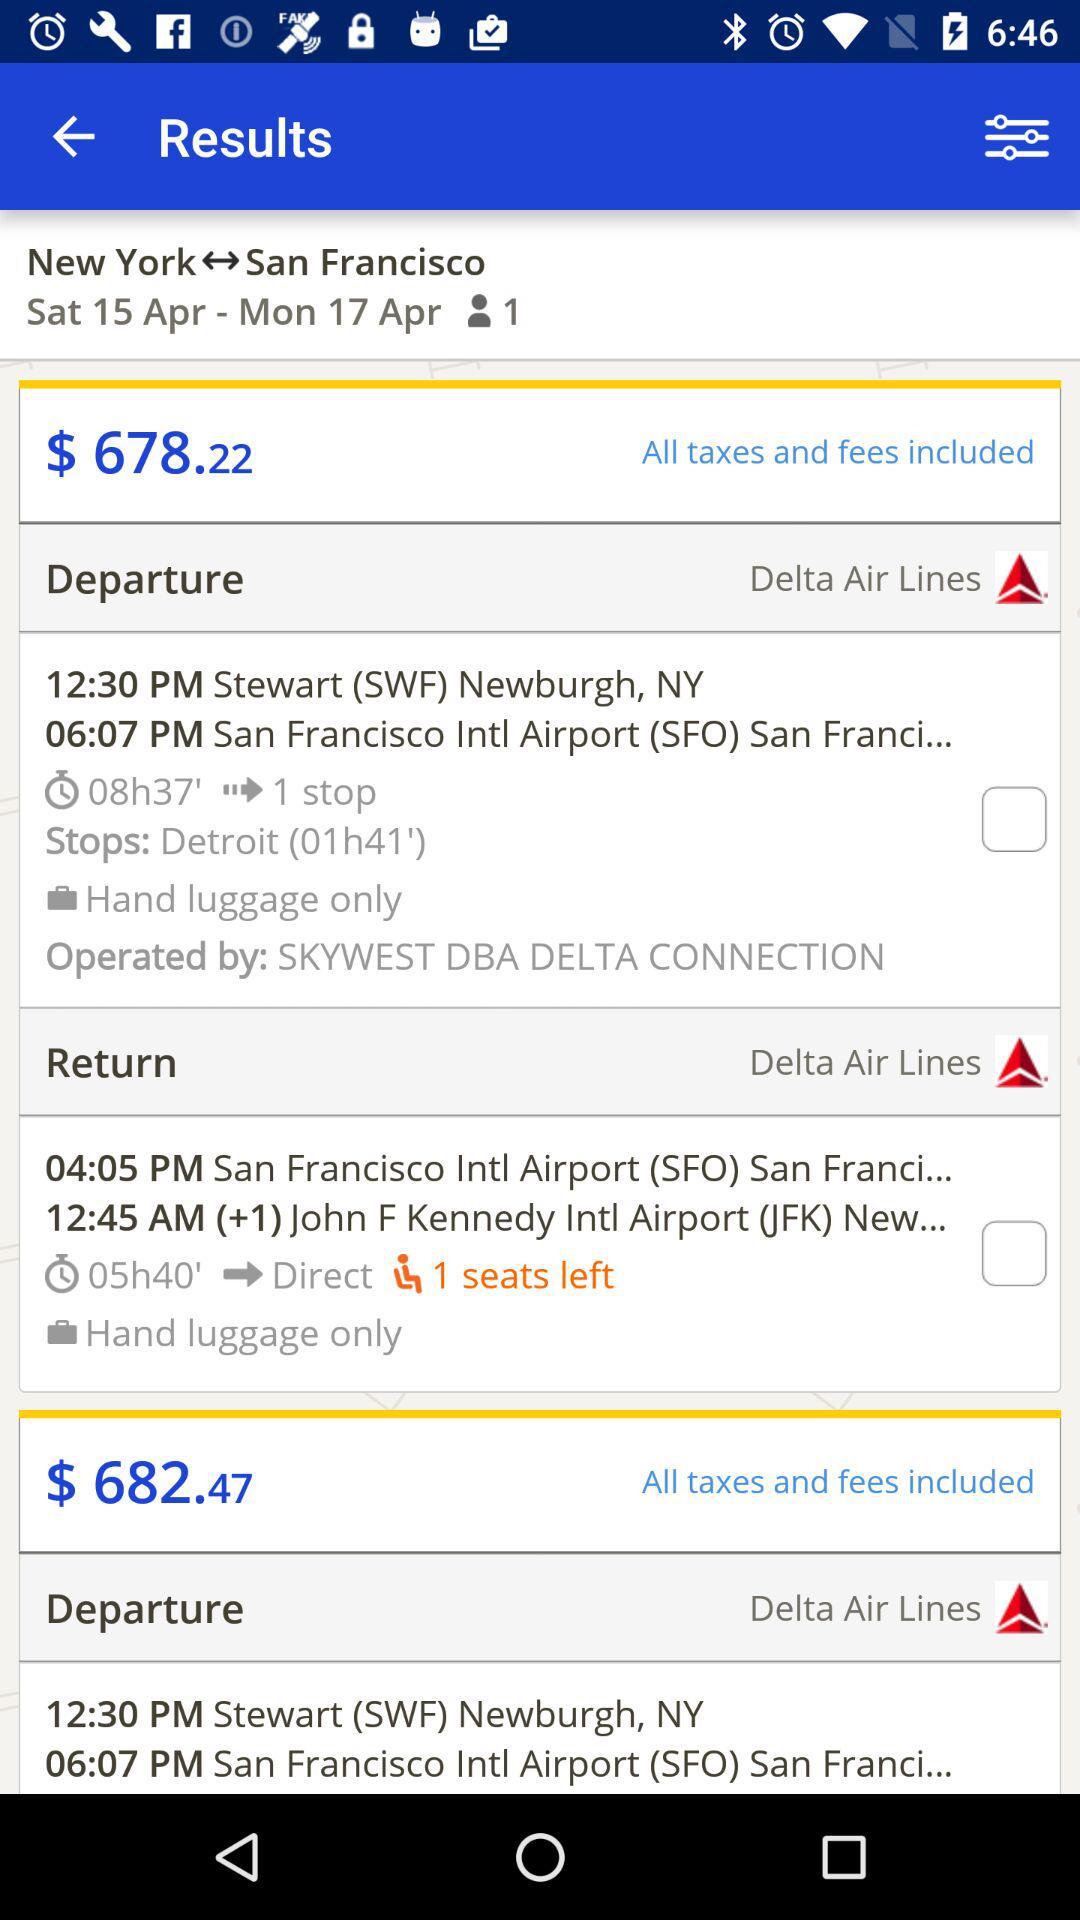 This screenshot has width=1080, height=1920. What do you see at coordinates (407, 1272) in the screenshot?
I see `the symbol which is left to 1 seats left text` at bounding box center [407, 1272].